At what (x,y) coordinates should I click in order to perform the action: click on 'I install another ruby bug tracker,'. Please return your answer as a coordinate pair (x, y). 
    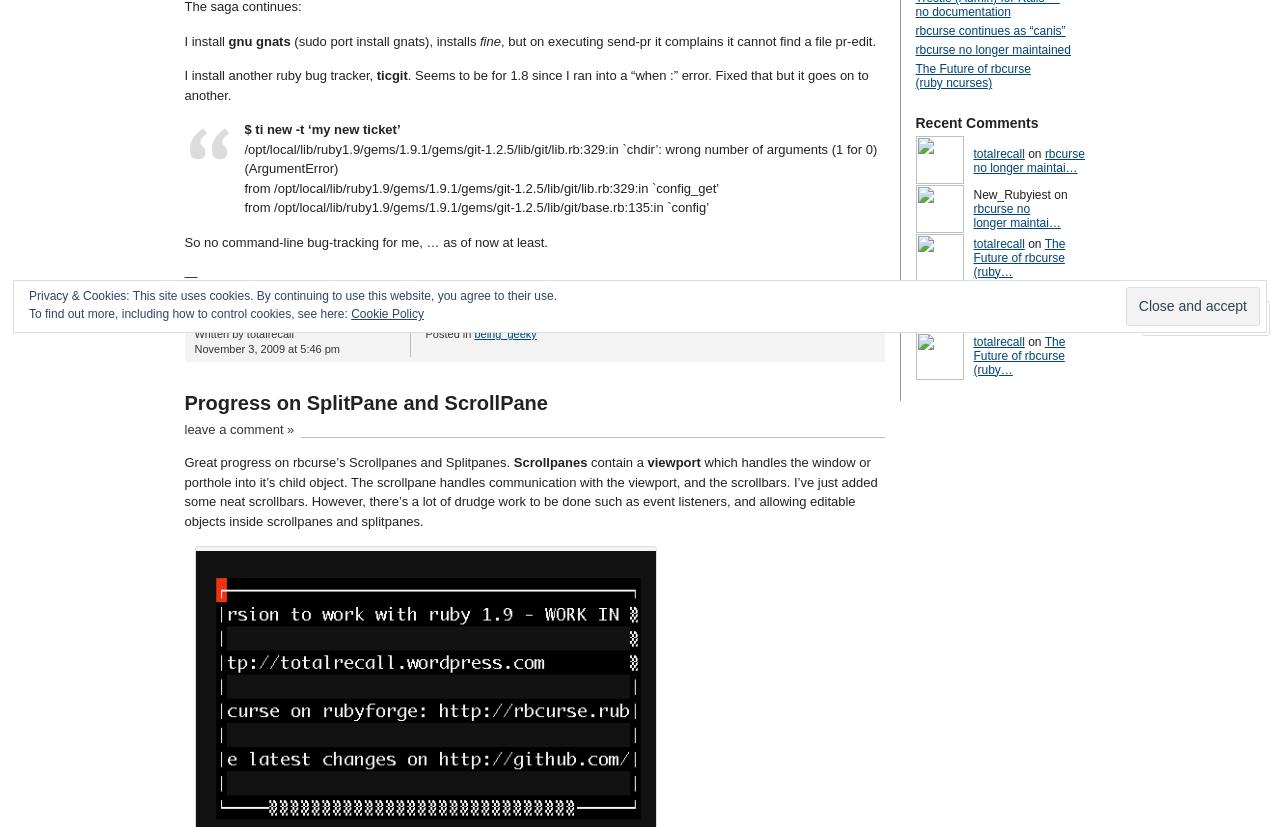
    Looking at the image, I should click on (279, 75).